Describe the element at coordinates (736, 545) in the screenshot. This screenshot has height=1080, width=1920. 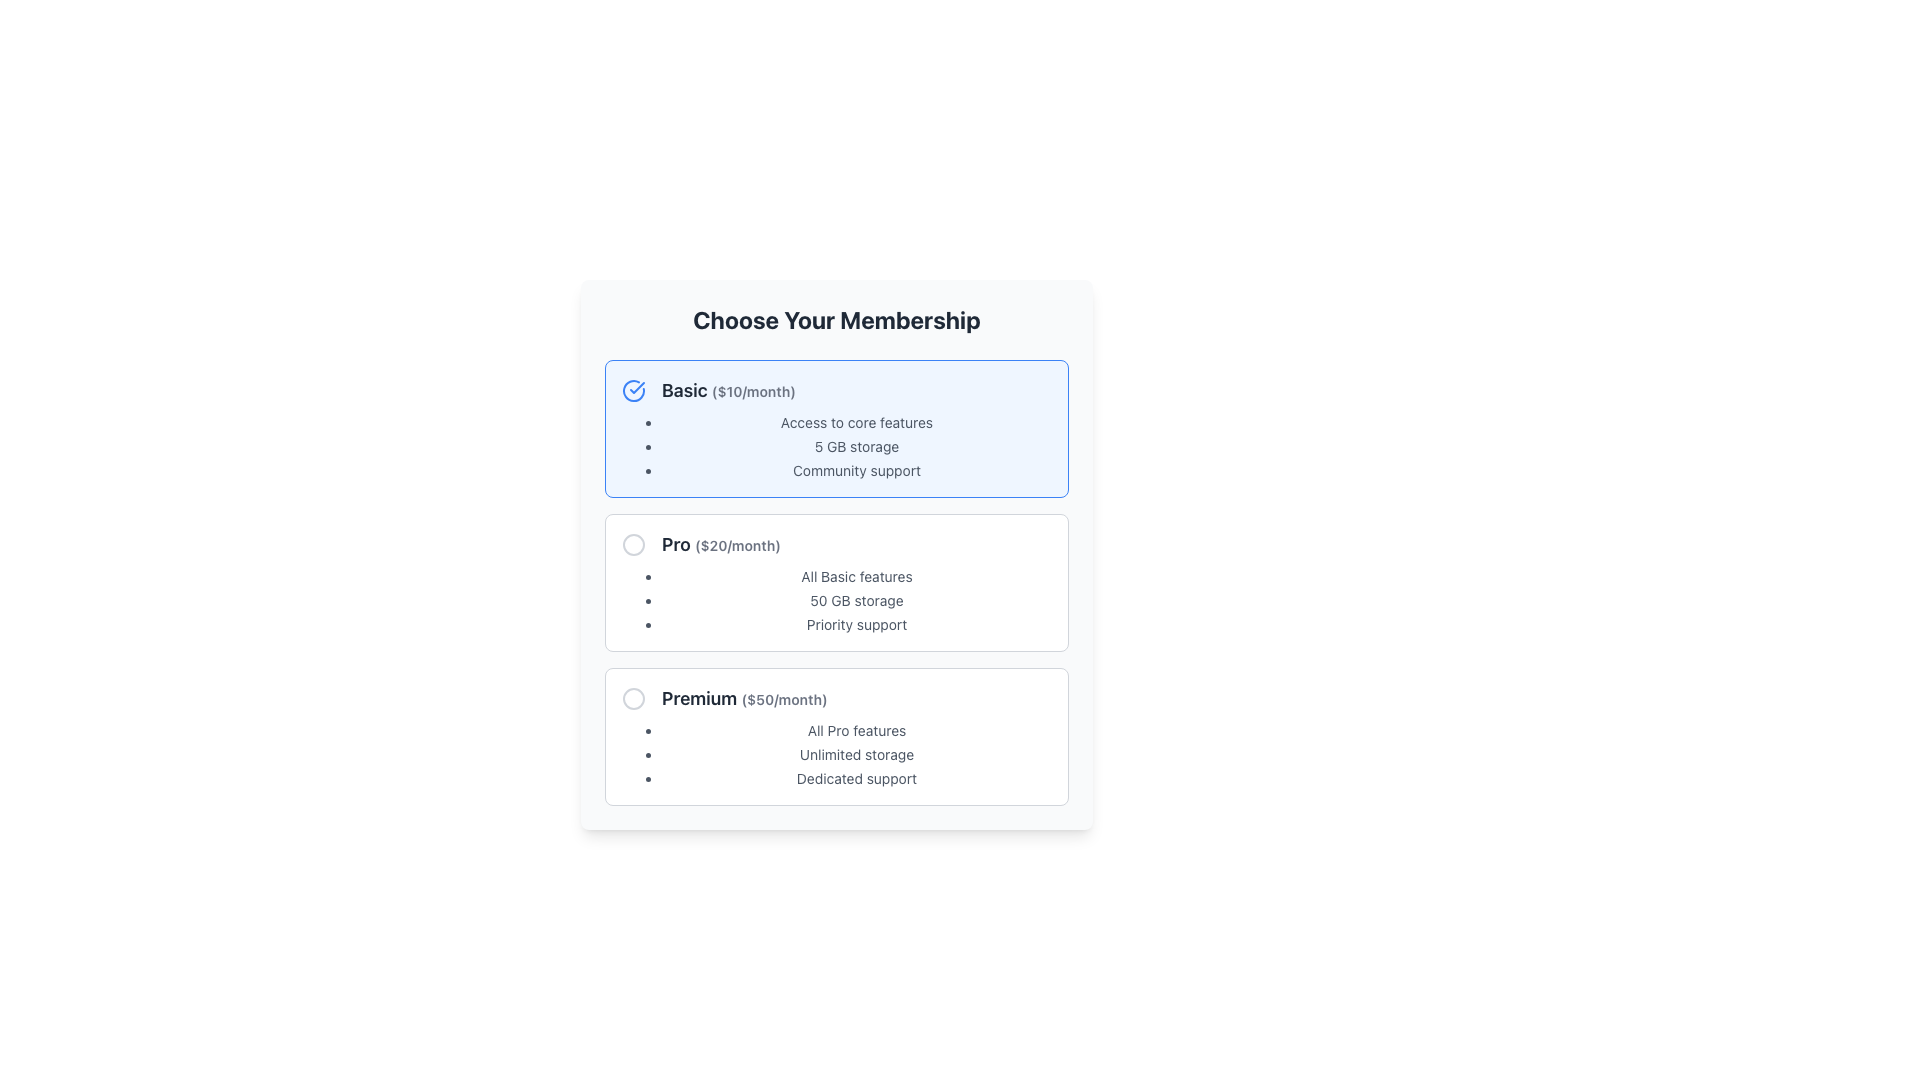
I see `the text label displaying '($20/month)' located to the right of the 'Pro' membership tier title, which is part of the outlined box for the 'Pro' section` at that location.